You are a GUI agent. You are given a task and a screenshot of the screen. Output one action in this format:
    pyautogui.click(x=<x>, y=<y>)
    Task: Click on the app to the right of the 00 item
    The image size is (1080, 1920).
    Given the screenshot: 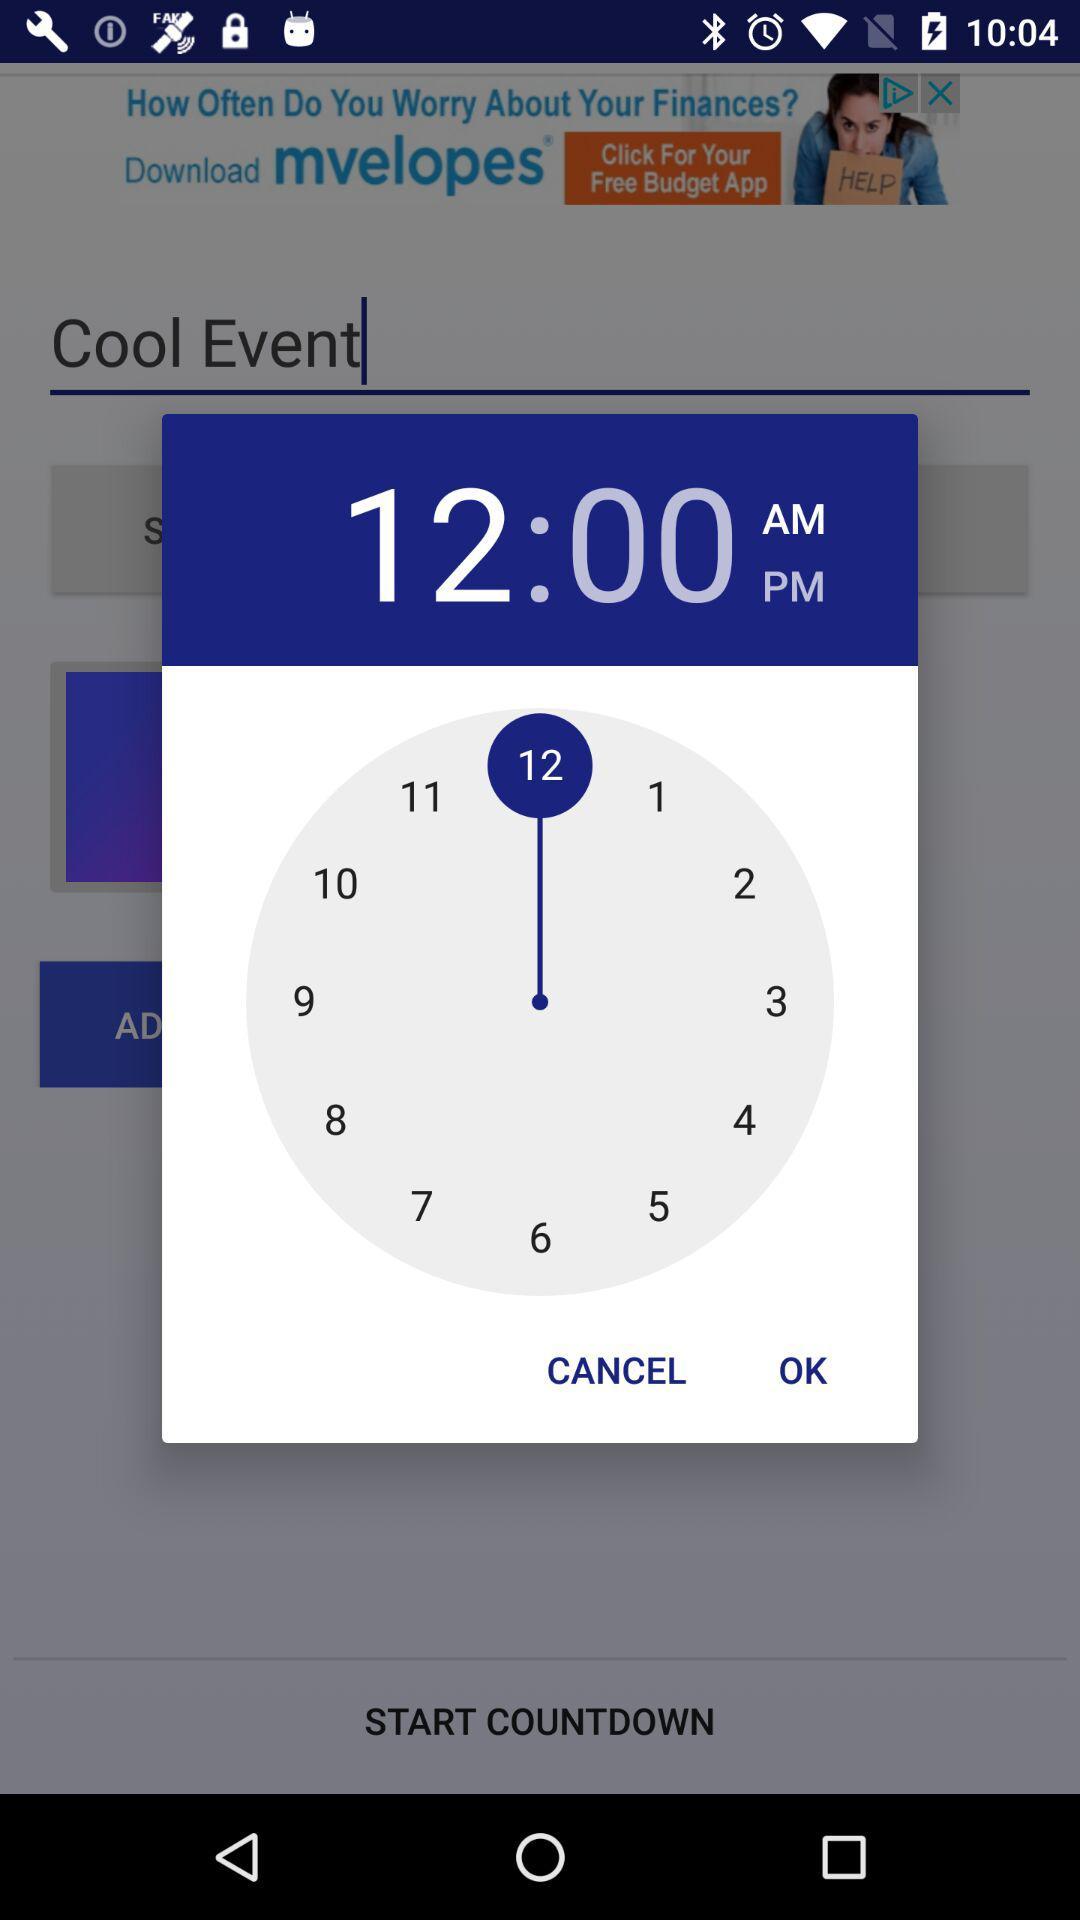 What is the action you would take?
    pyautogui.click(x=792, y=578)
    